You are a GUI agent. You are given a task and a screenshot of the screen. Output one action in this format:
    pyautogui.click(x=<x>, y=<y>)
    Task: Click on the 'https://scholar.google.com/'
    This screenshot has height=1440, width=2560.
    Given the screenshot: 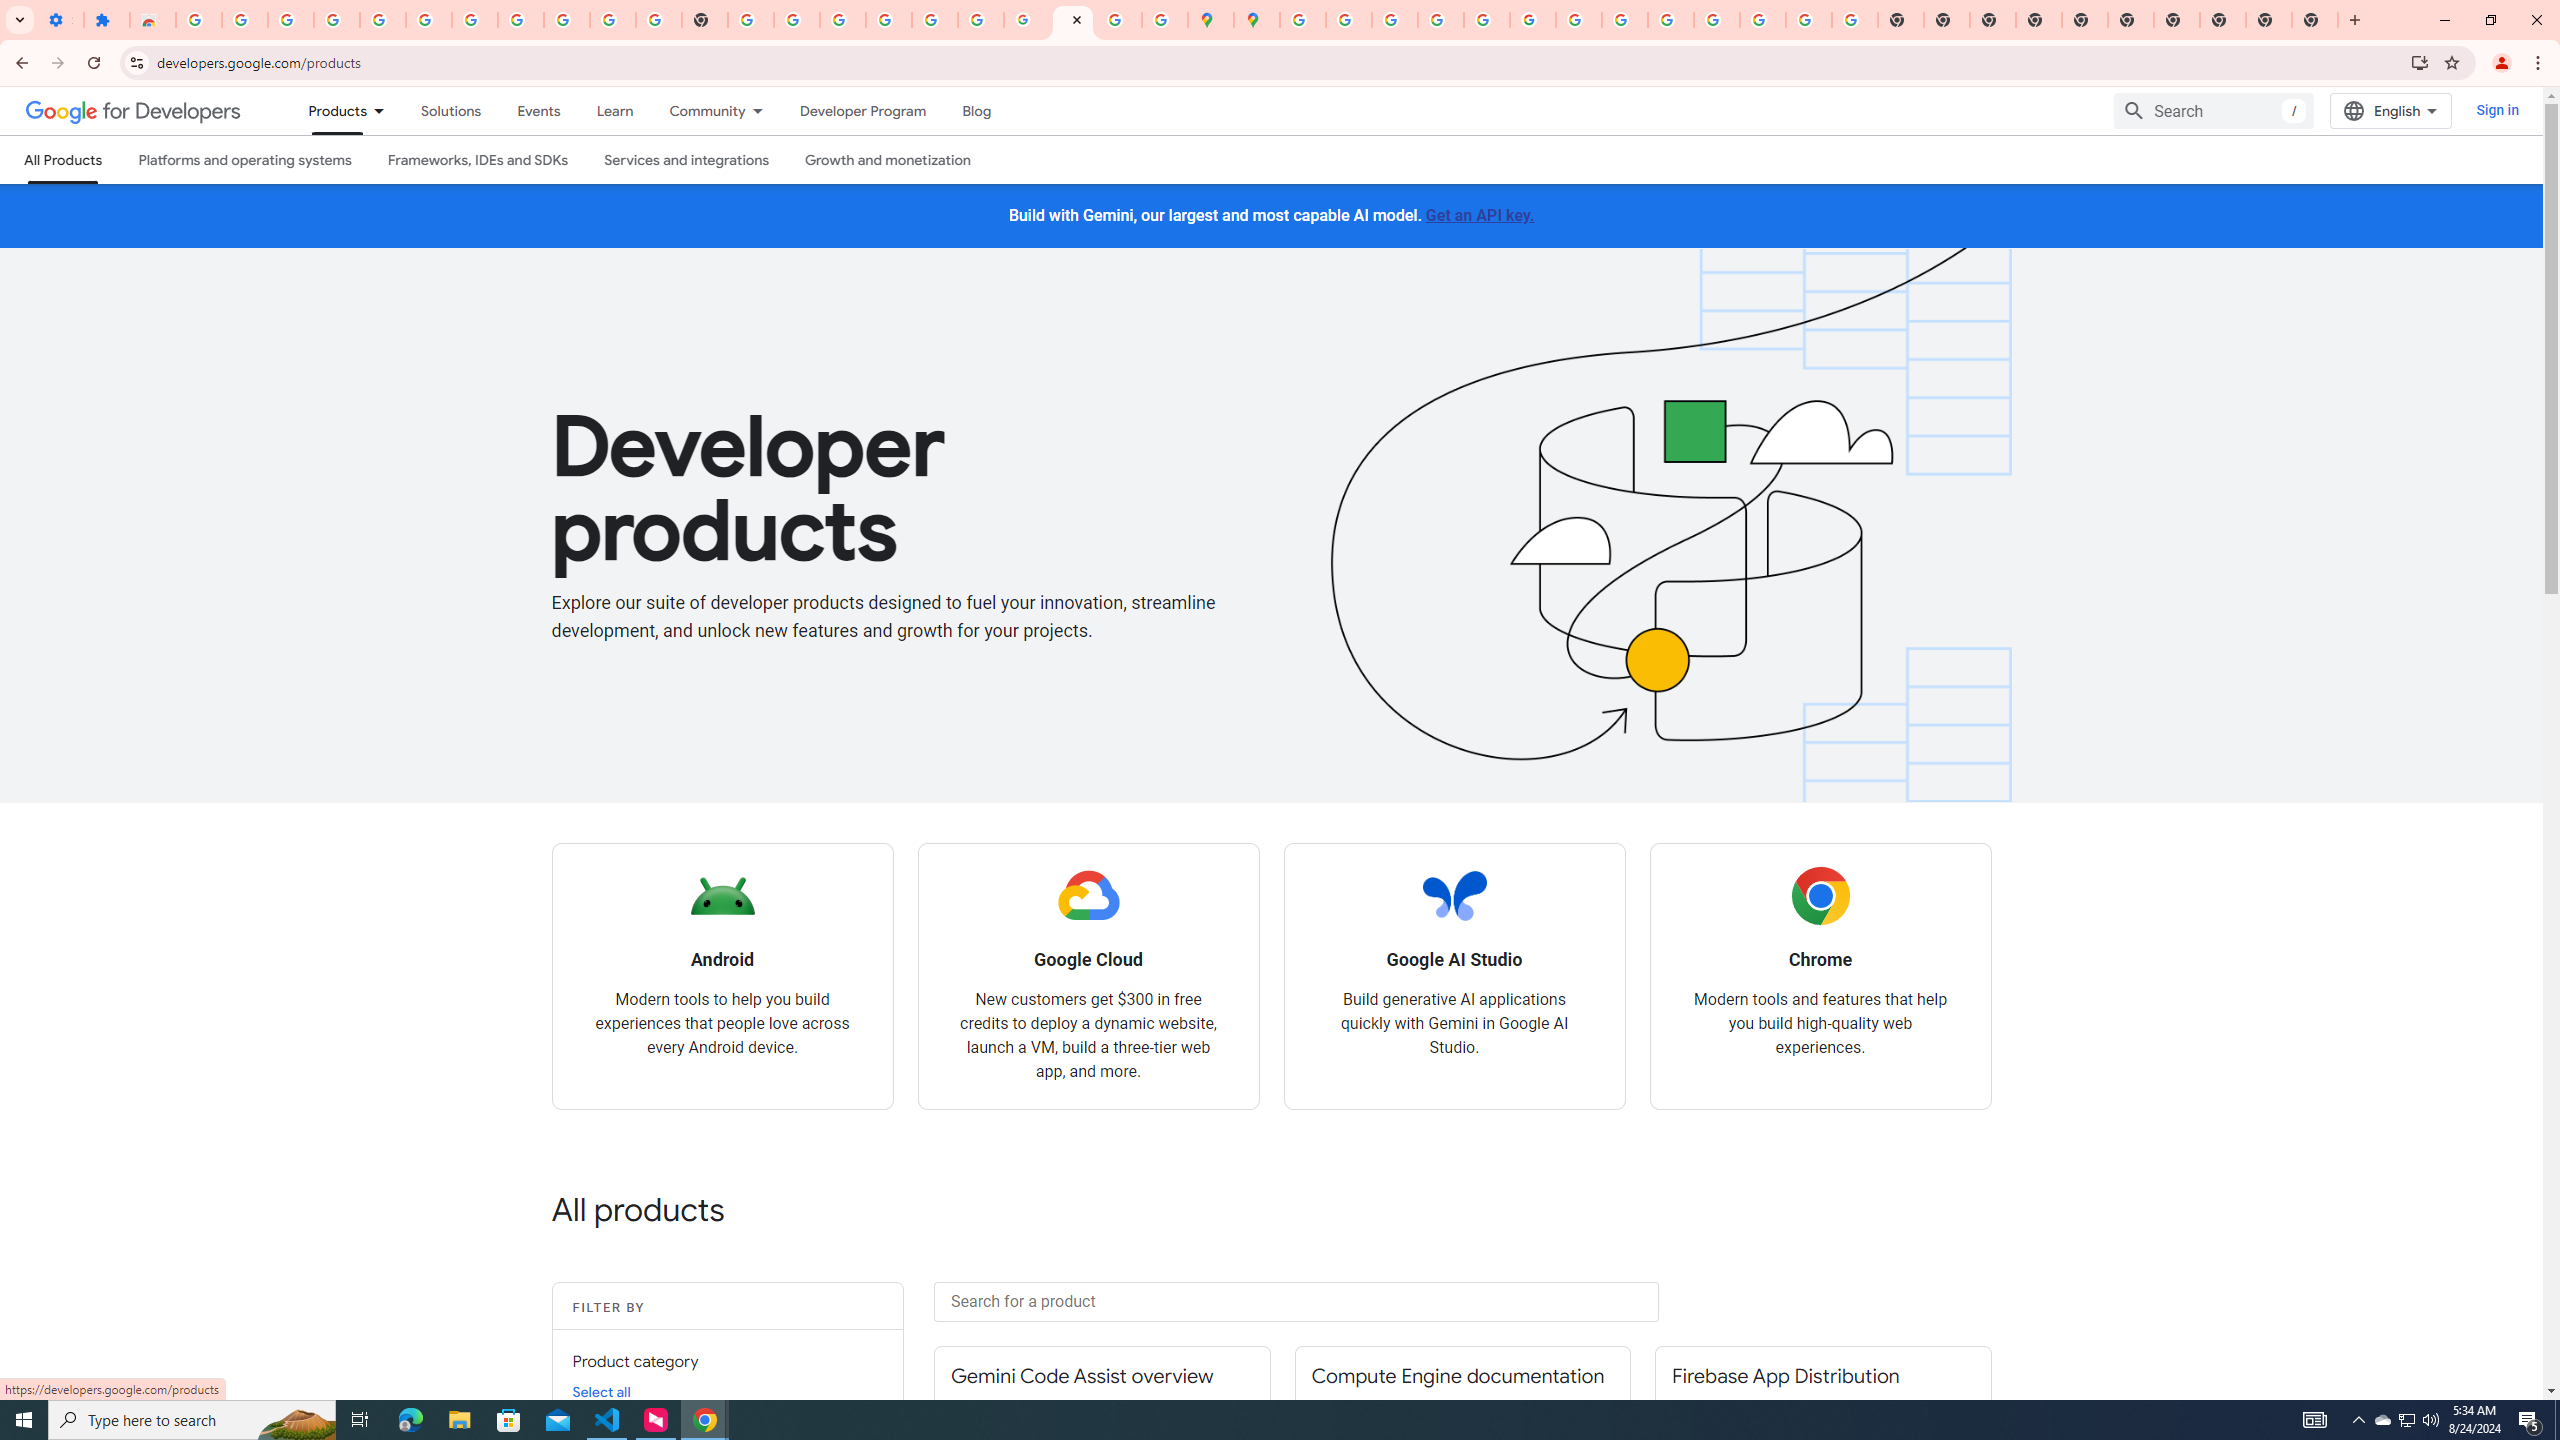 What is the action you would take?
    pyautogui.click(x=750, y=19)
    